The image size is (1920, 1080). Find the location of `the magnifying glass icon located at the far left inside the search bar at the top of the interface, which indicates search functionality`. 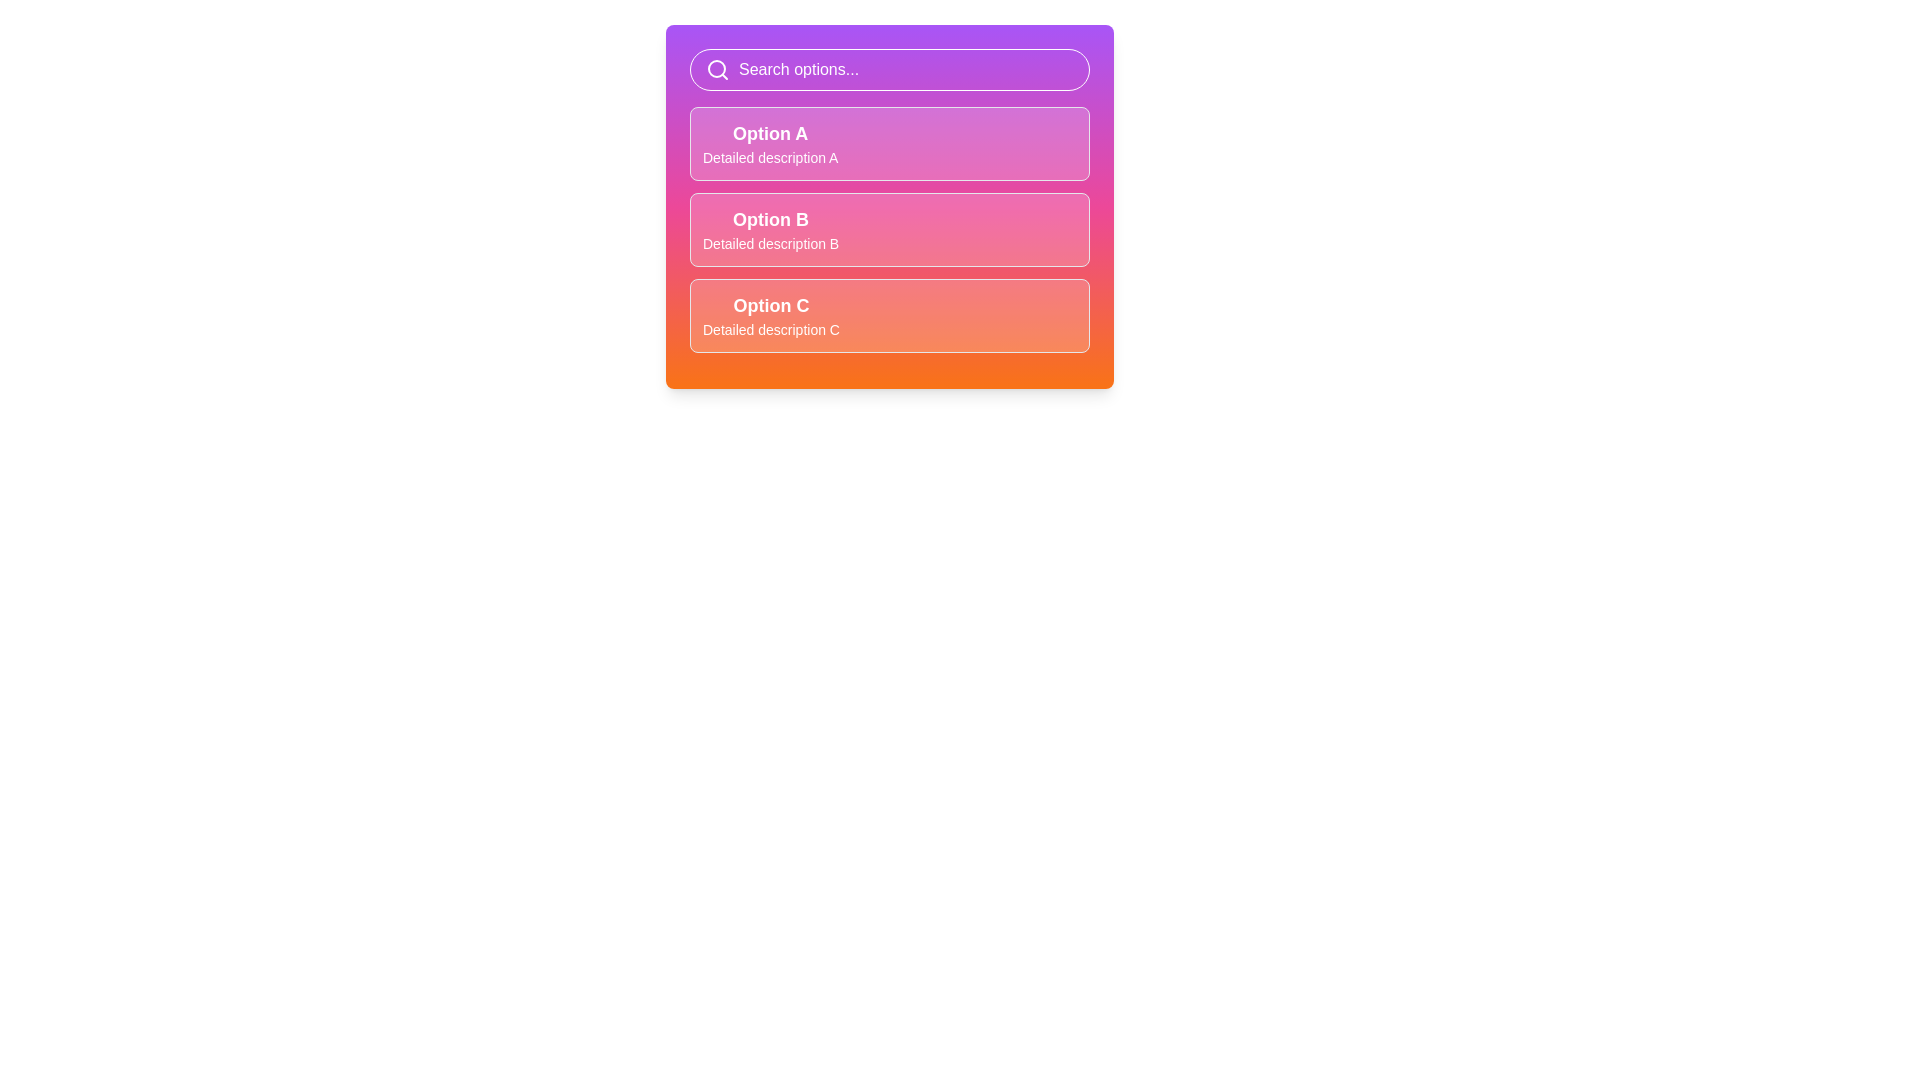

the magnifying glass icon located at the far left inside the search bar at the top of the interface, which indicates search functionality is located at coordinates (718, 68).